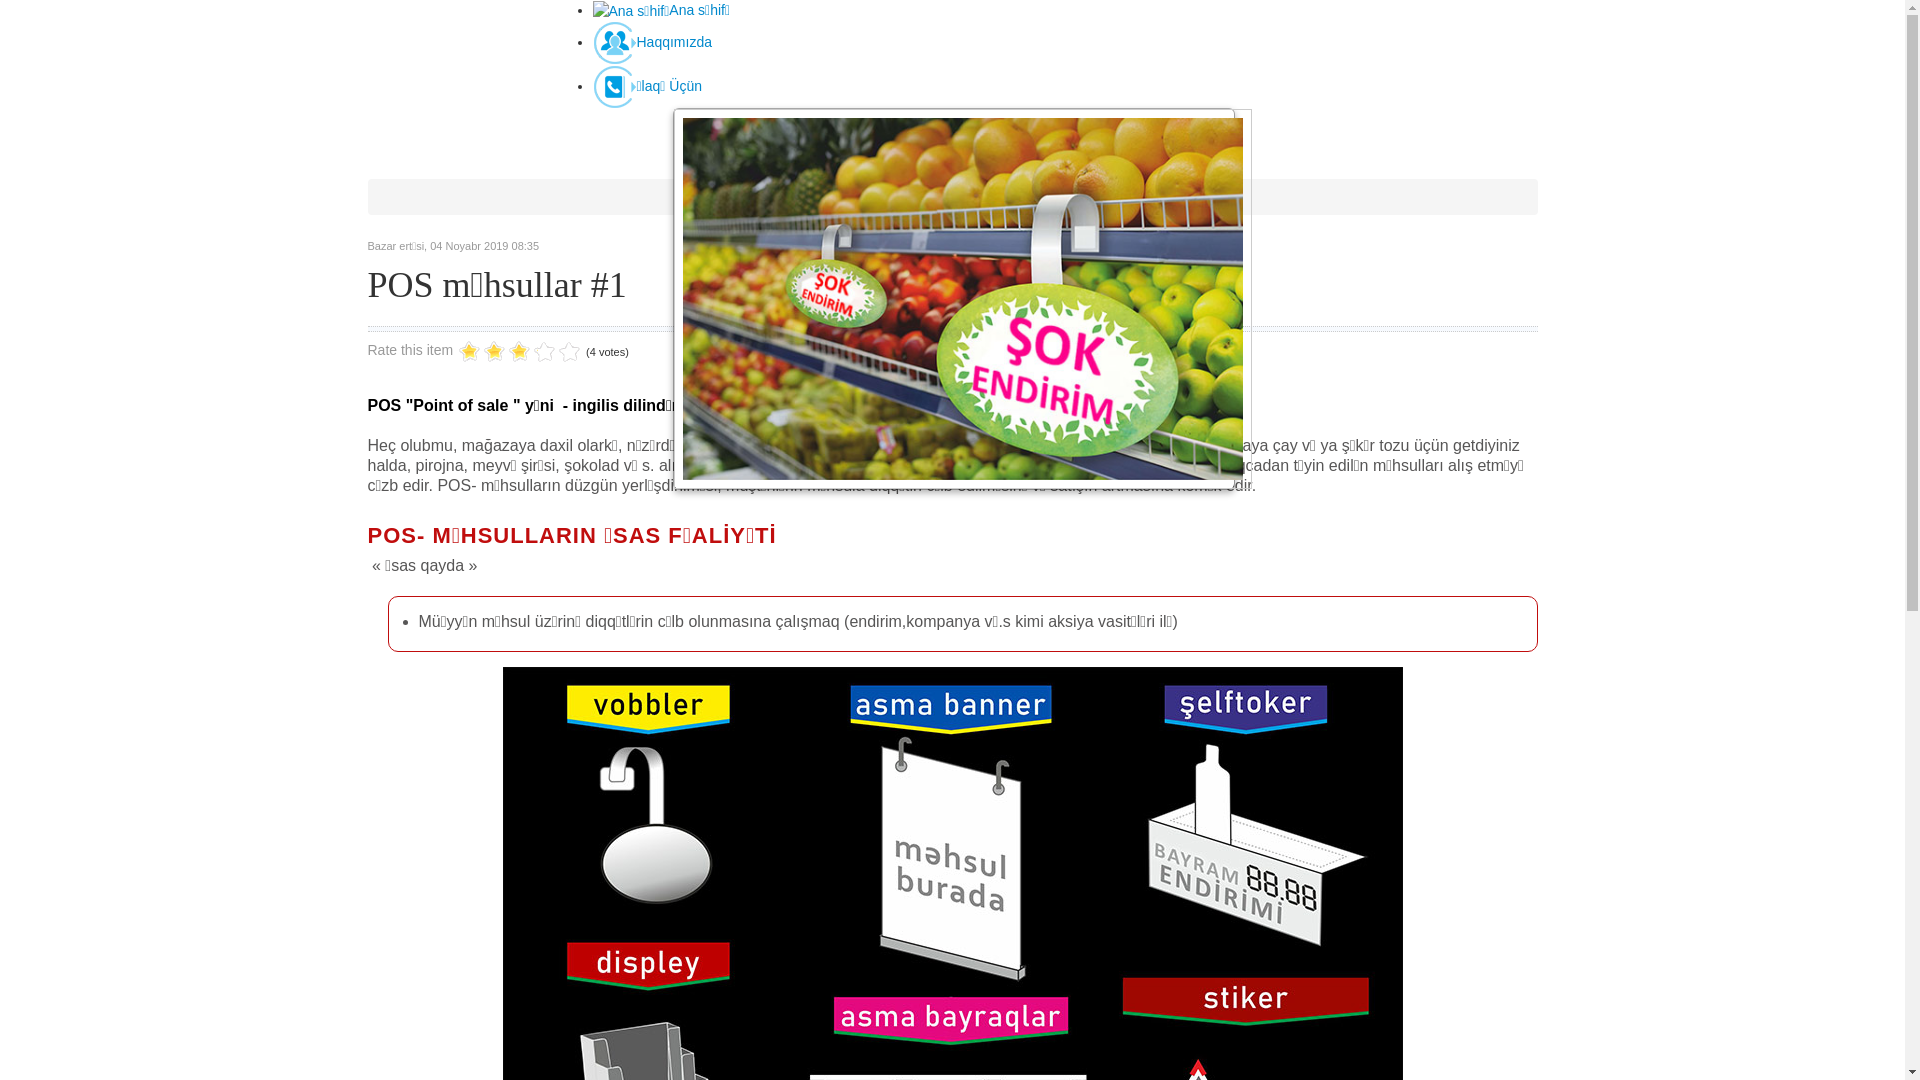 The image size is (1920, 1080). What do you see at coordinates (481, 351) in the screenshot?
I see `'2'` at bounding box center [481, 351].